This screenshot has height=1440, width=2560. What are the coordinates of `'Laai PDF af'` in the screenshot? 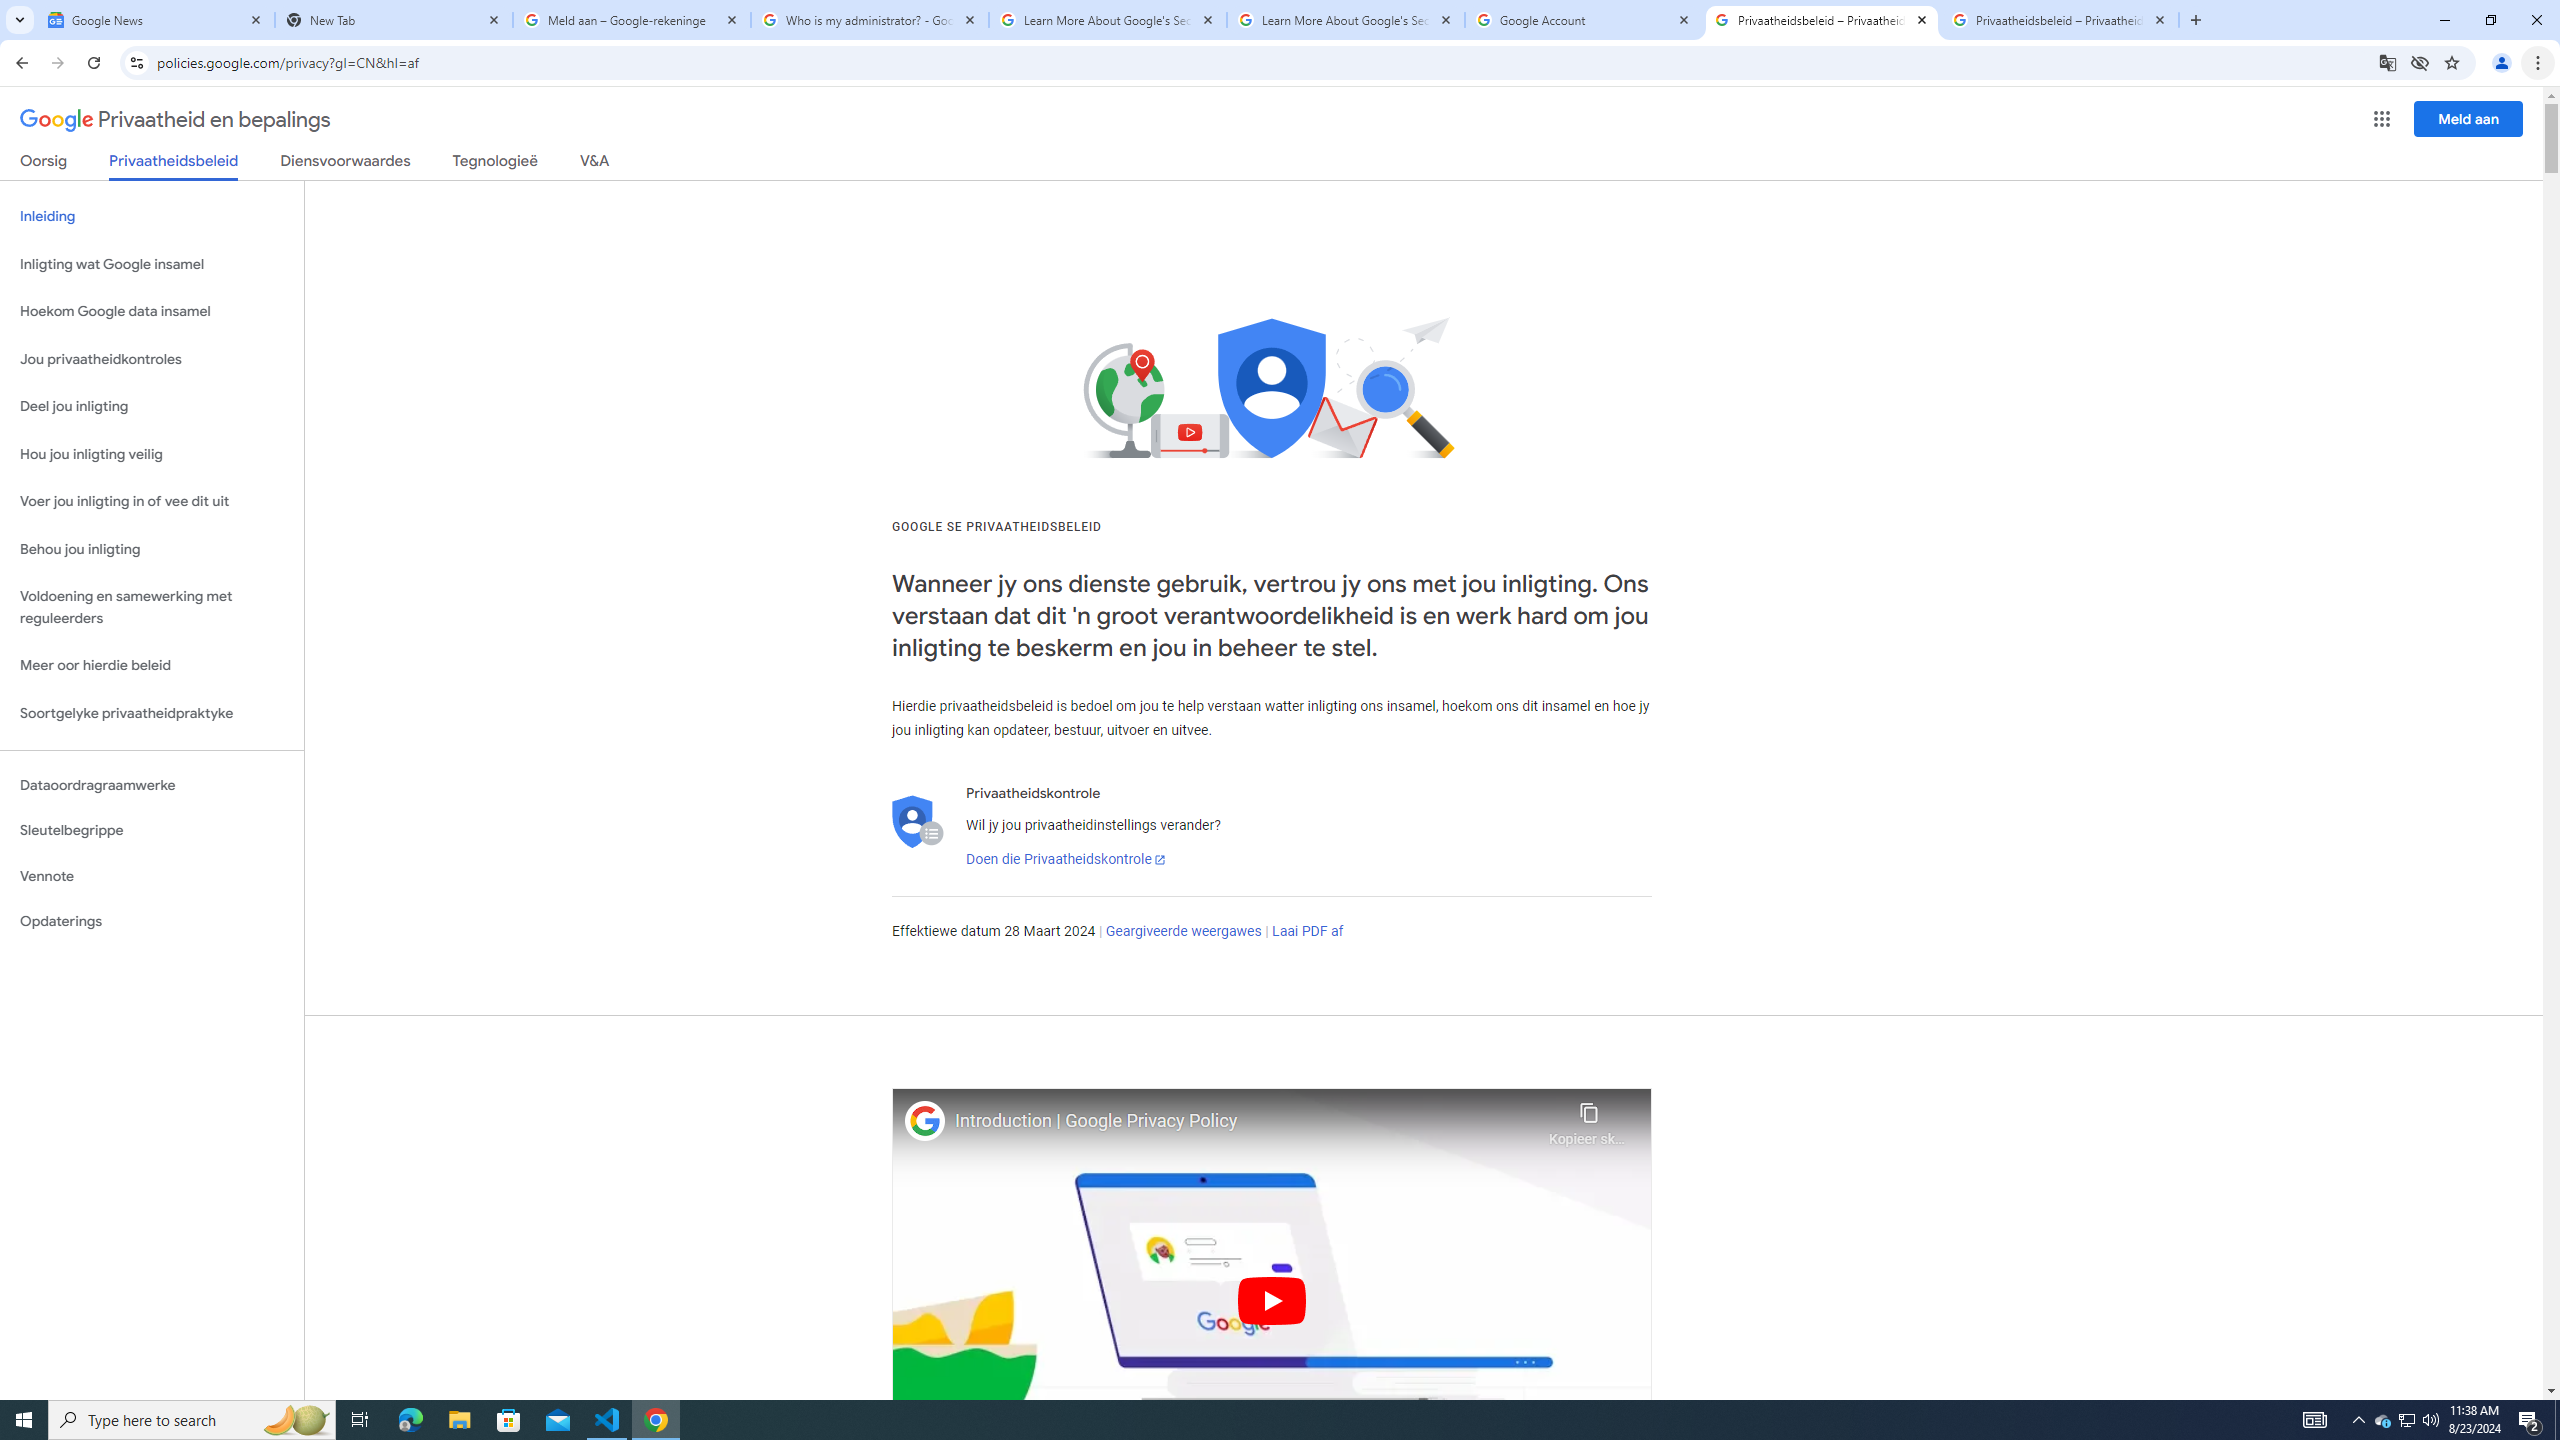 It's located at (1308, 930).